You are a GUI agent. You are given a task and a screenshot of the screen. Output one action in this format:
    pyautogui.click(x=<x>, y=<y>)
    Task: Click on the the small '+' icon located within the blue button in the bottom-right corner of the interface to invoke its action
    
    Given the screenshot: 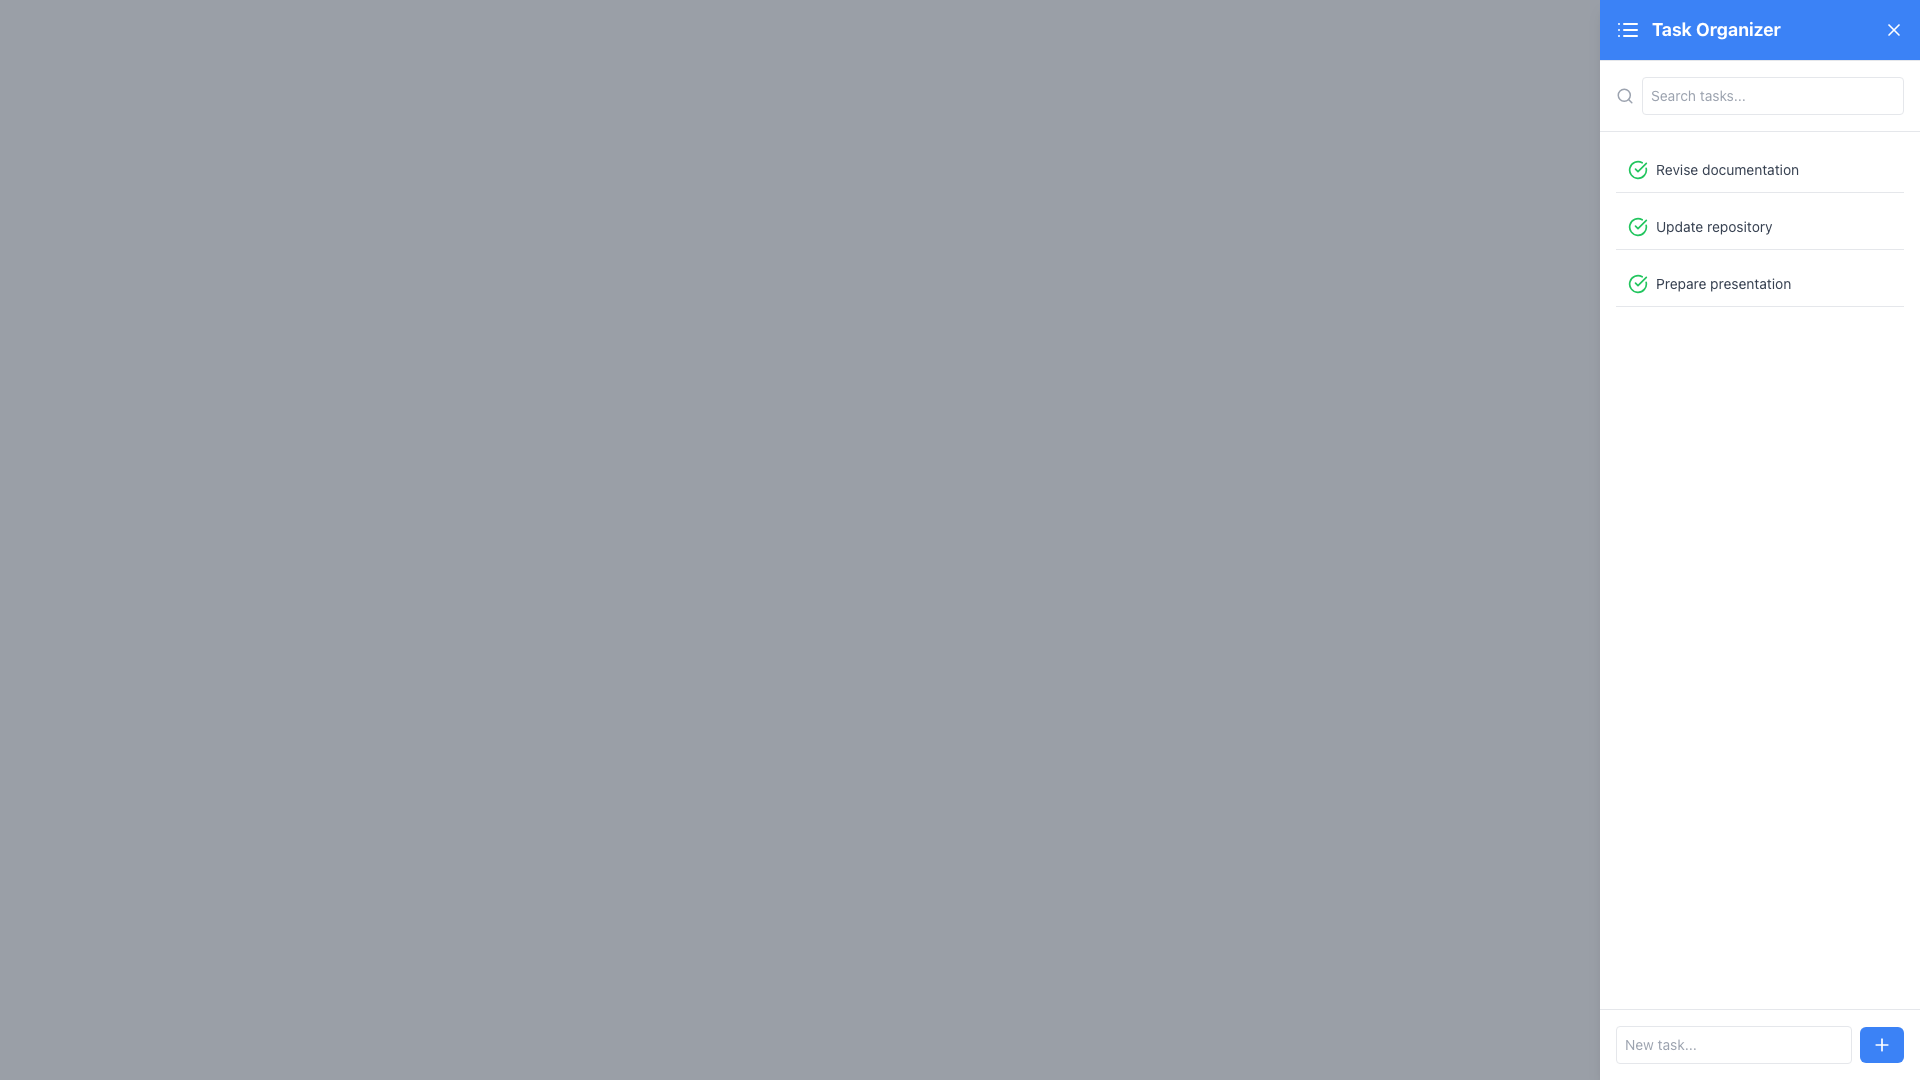 What is the action you would take?
    pyautogui.click(x=1880, y=1044)
    